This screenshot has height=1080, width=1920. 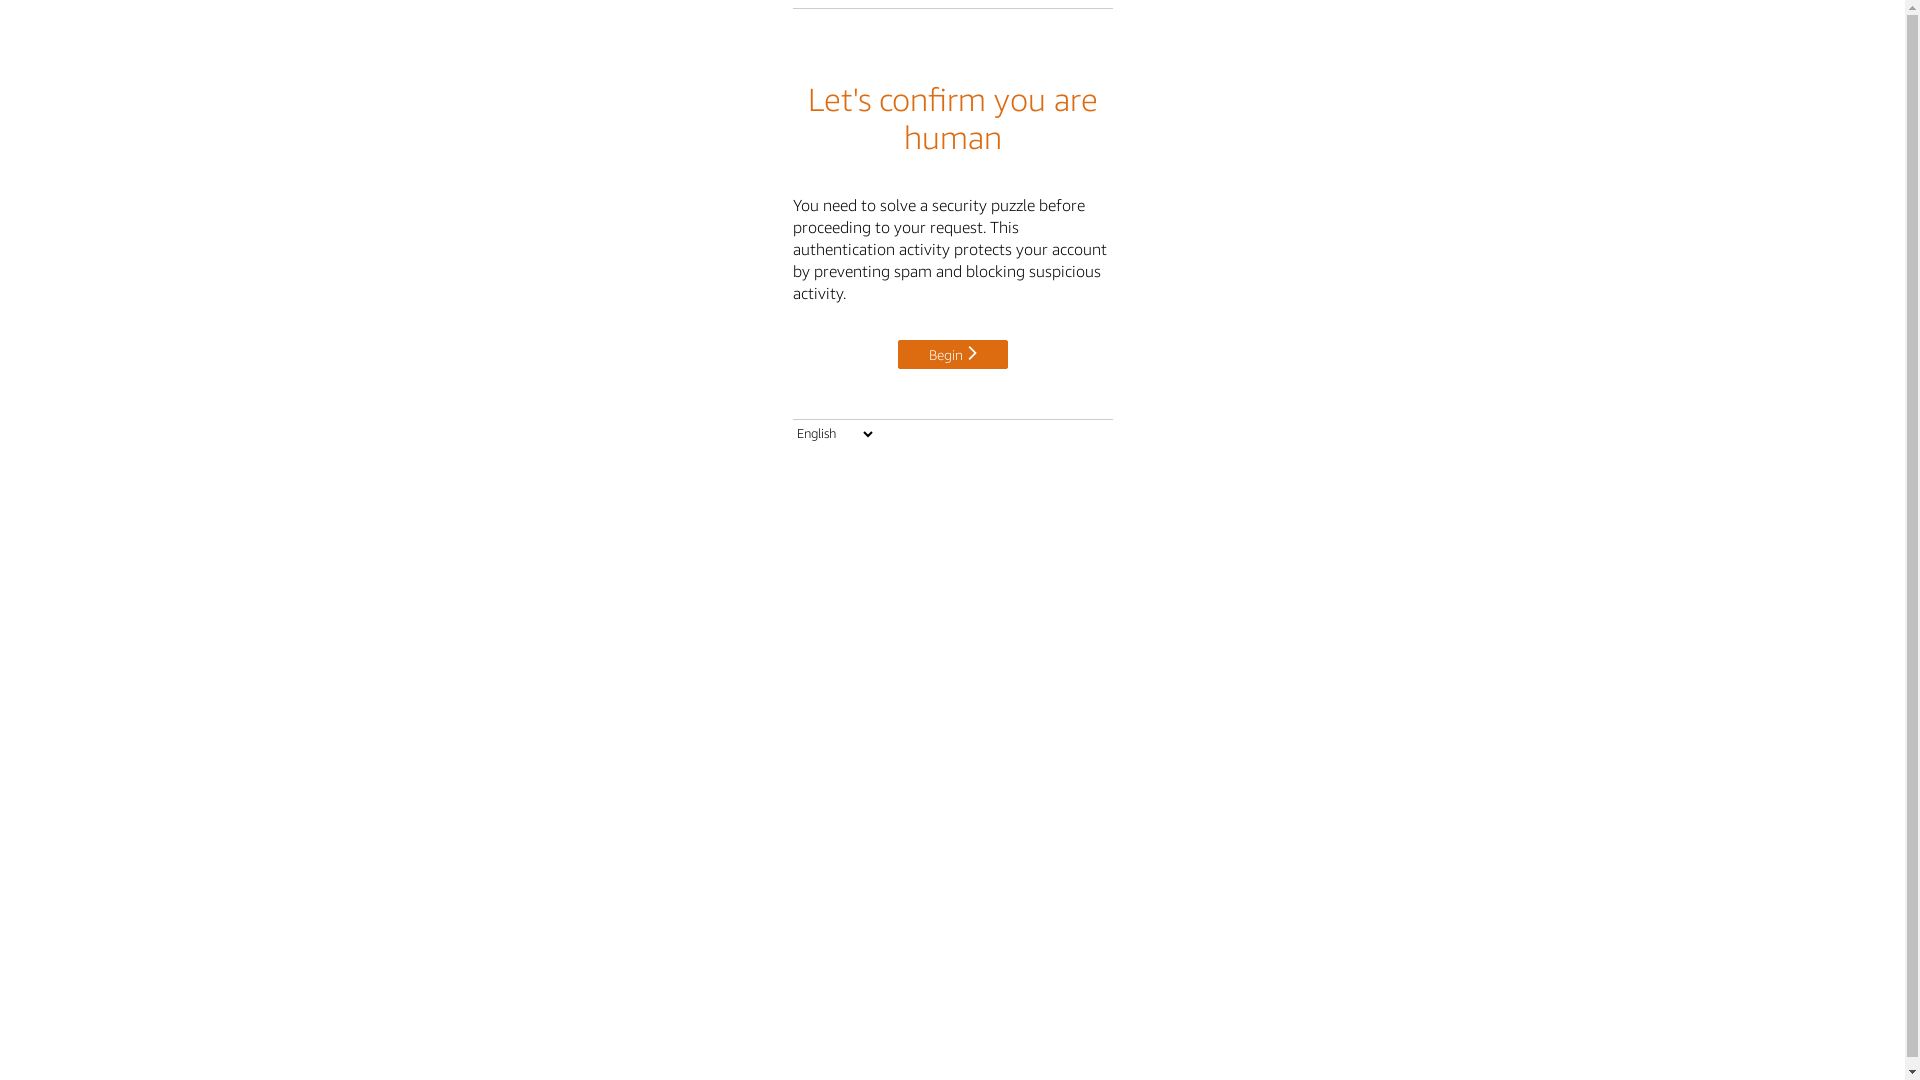 What do you see at coordinates (952, 353) in the screenshot?
I see `'Begin'` at bounding box center [952, 353].